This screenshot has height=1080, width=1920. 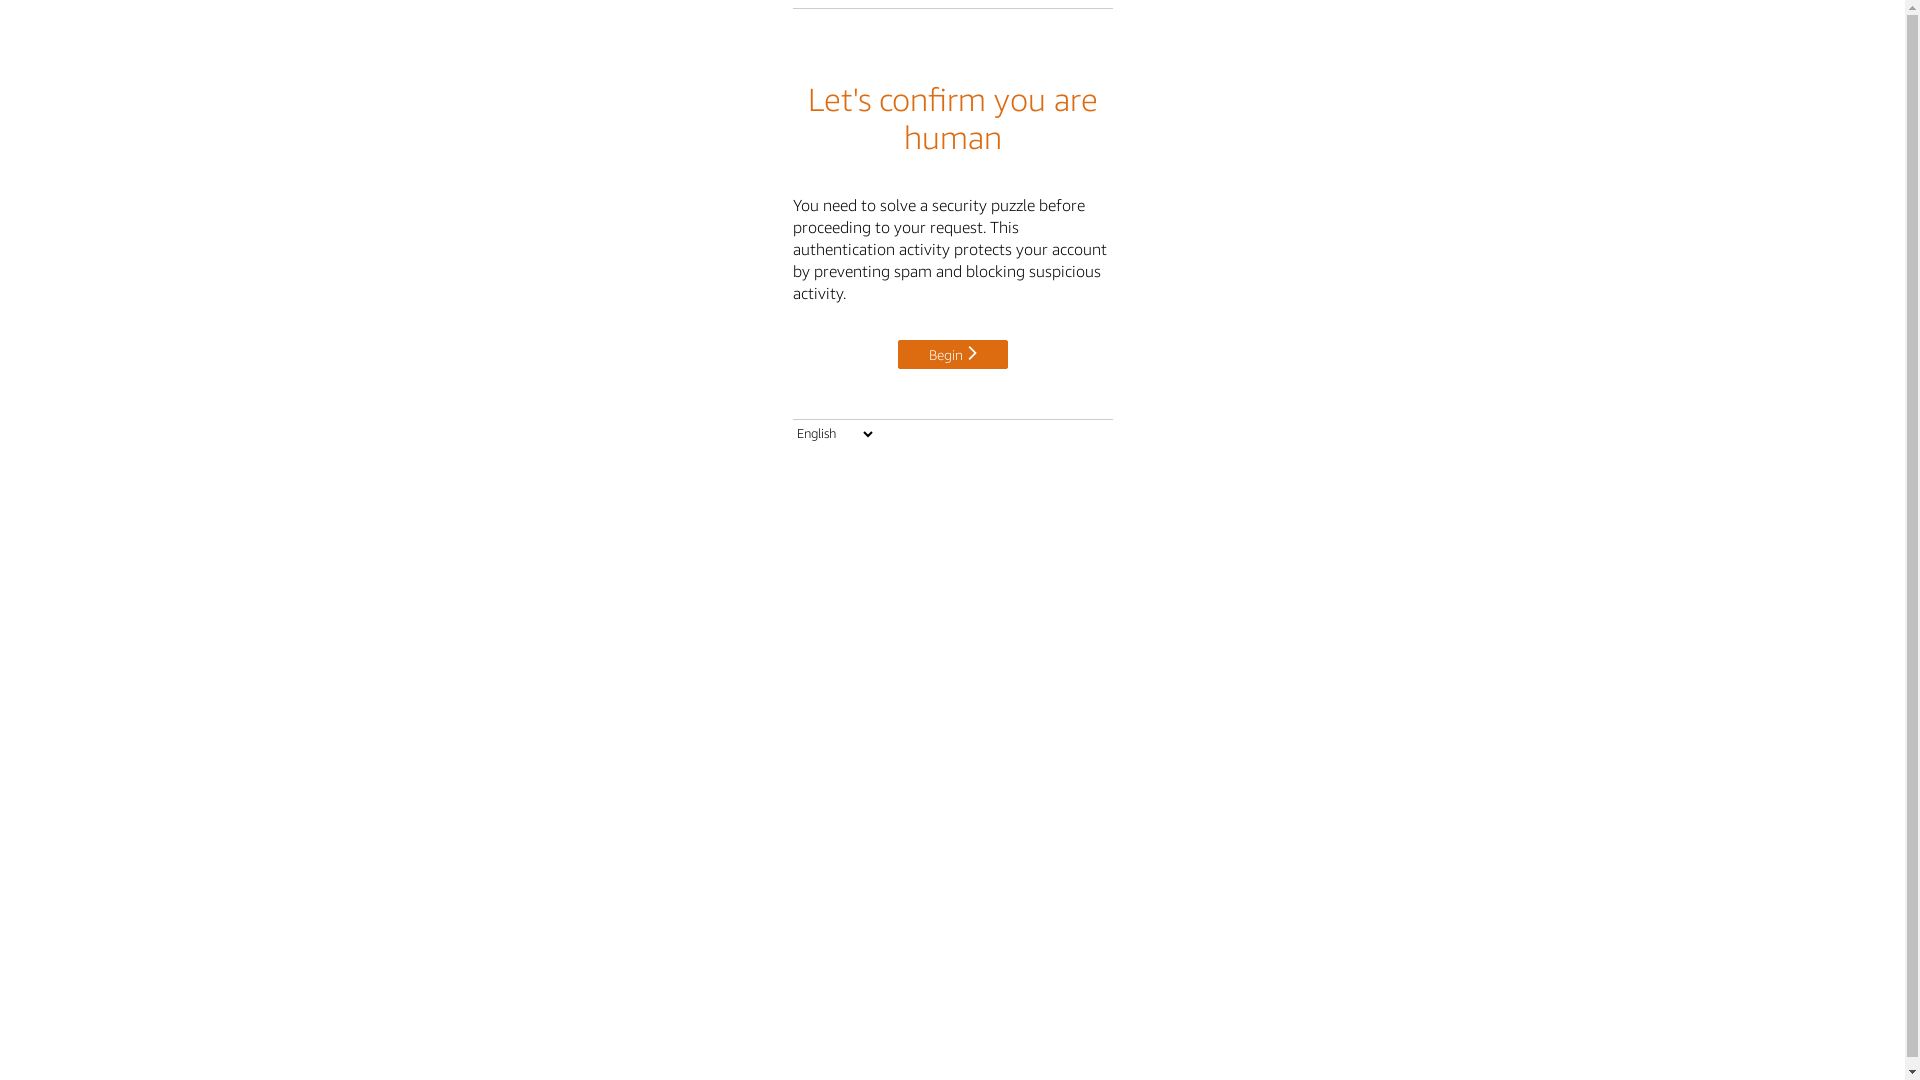 What do you see at coordinates (952, 353) in the screenshot?
I see `'Begin'` at bounding box center [952, 353].